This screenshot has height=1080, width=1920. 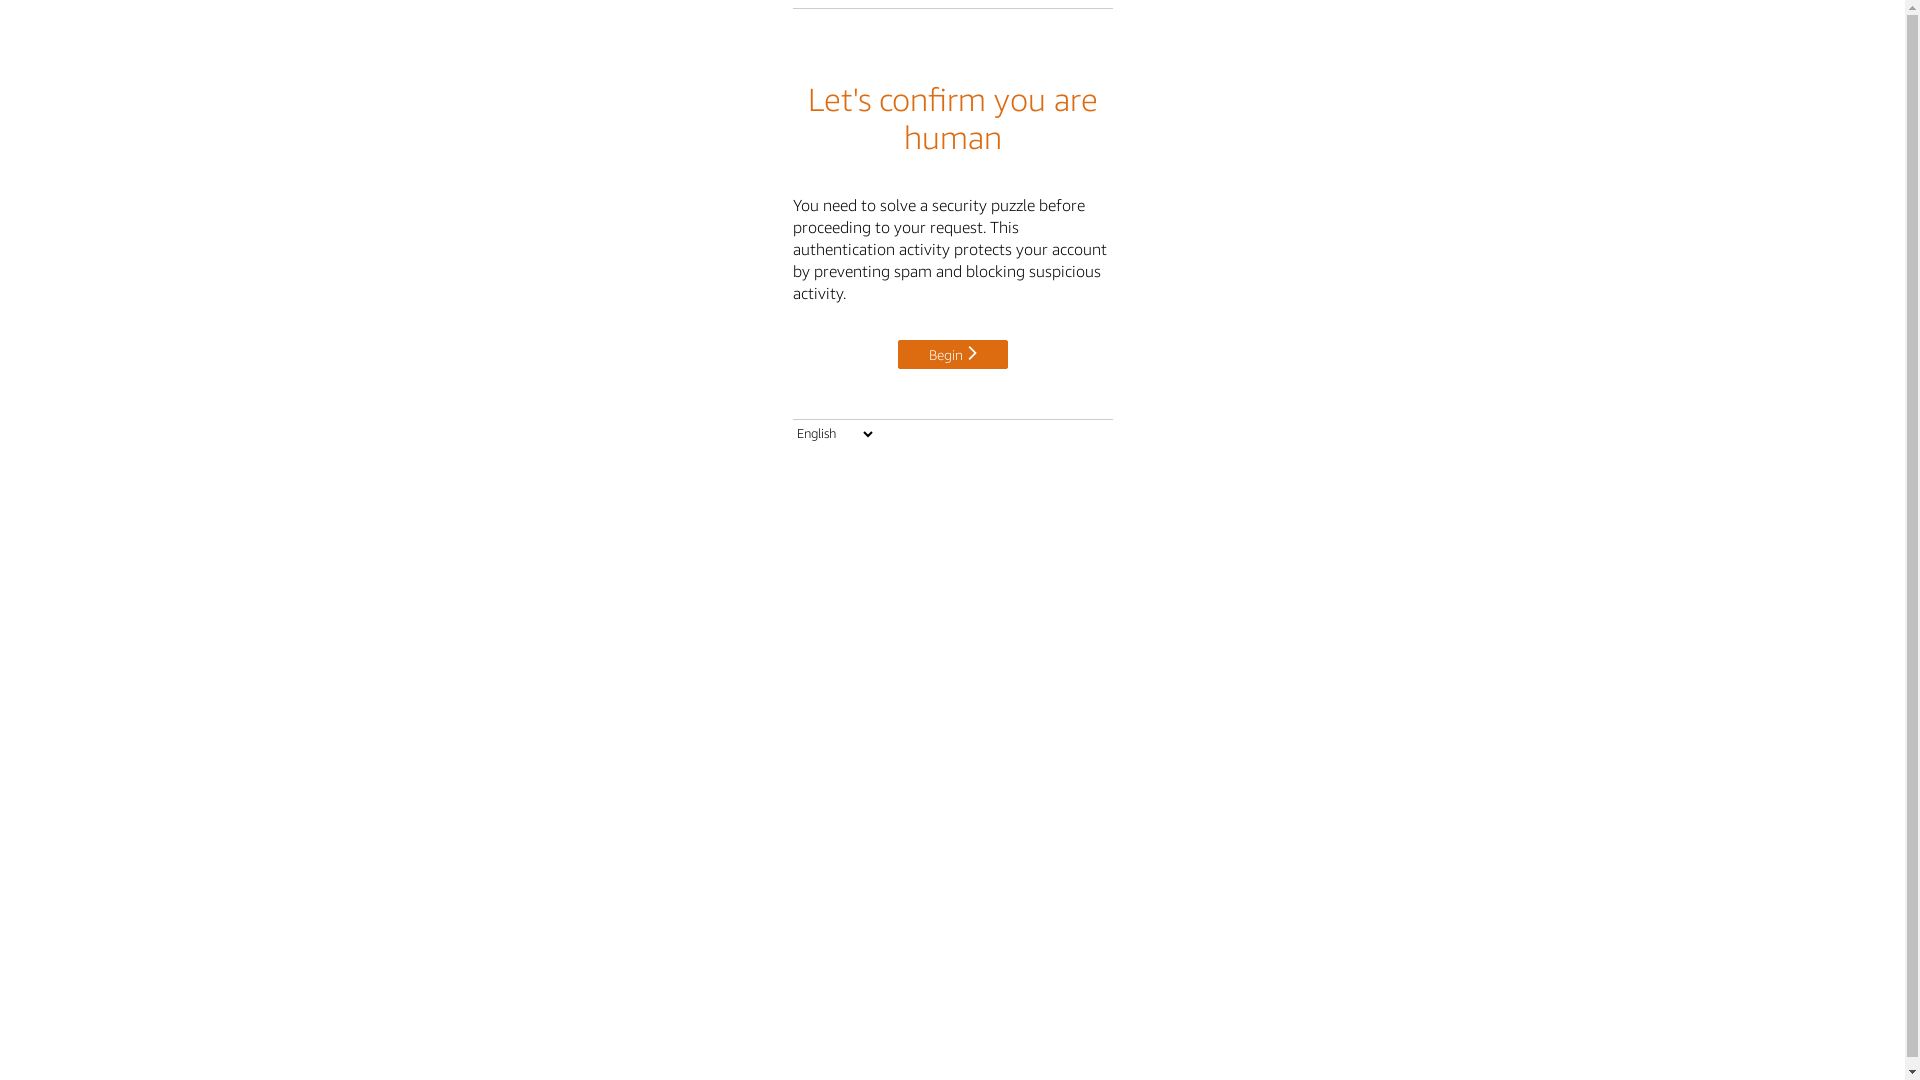 What do you see at coordinates (952, 353) in the screenshot?
I see `'Begin'` at bounding box center [952, 353].